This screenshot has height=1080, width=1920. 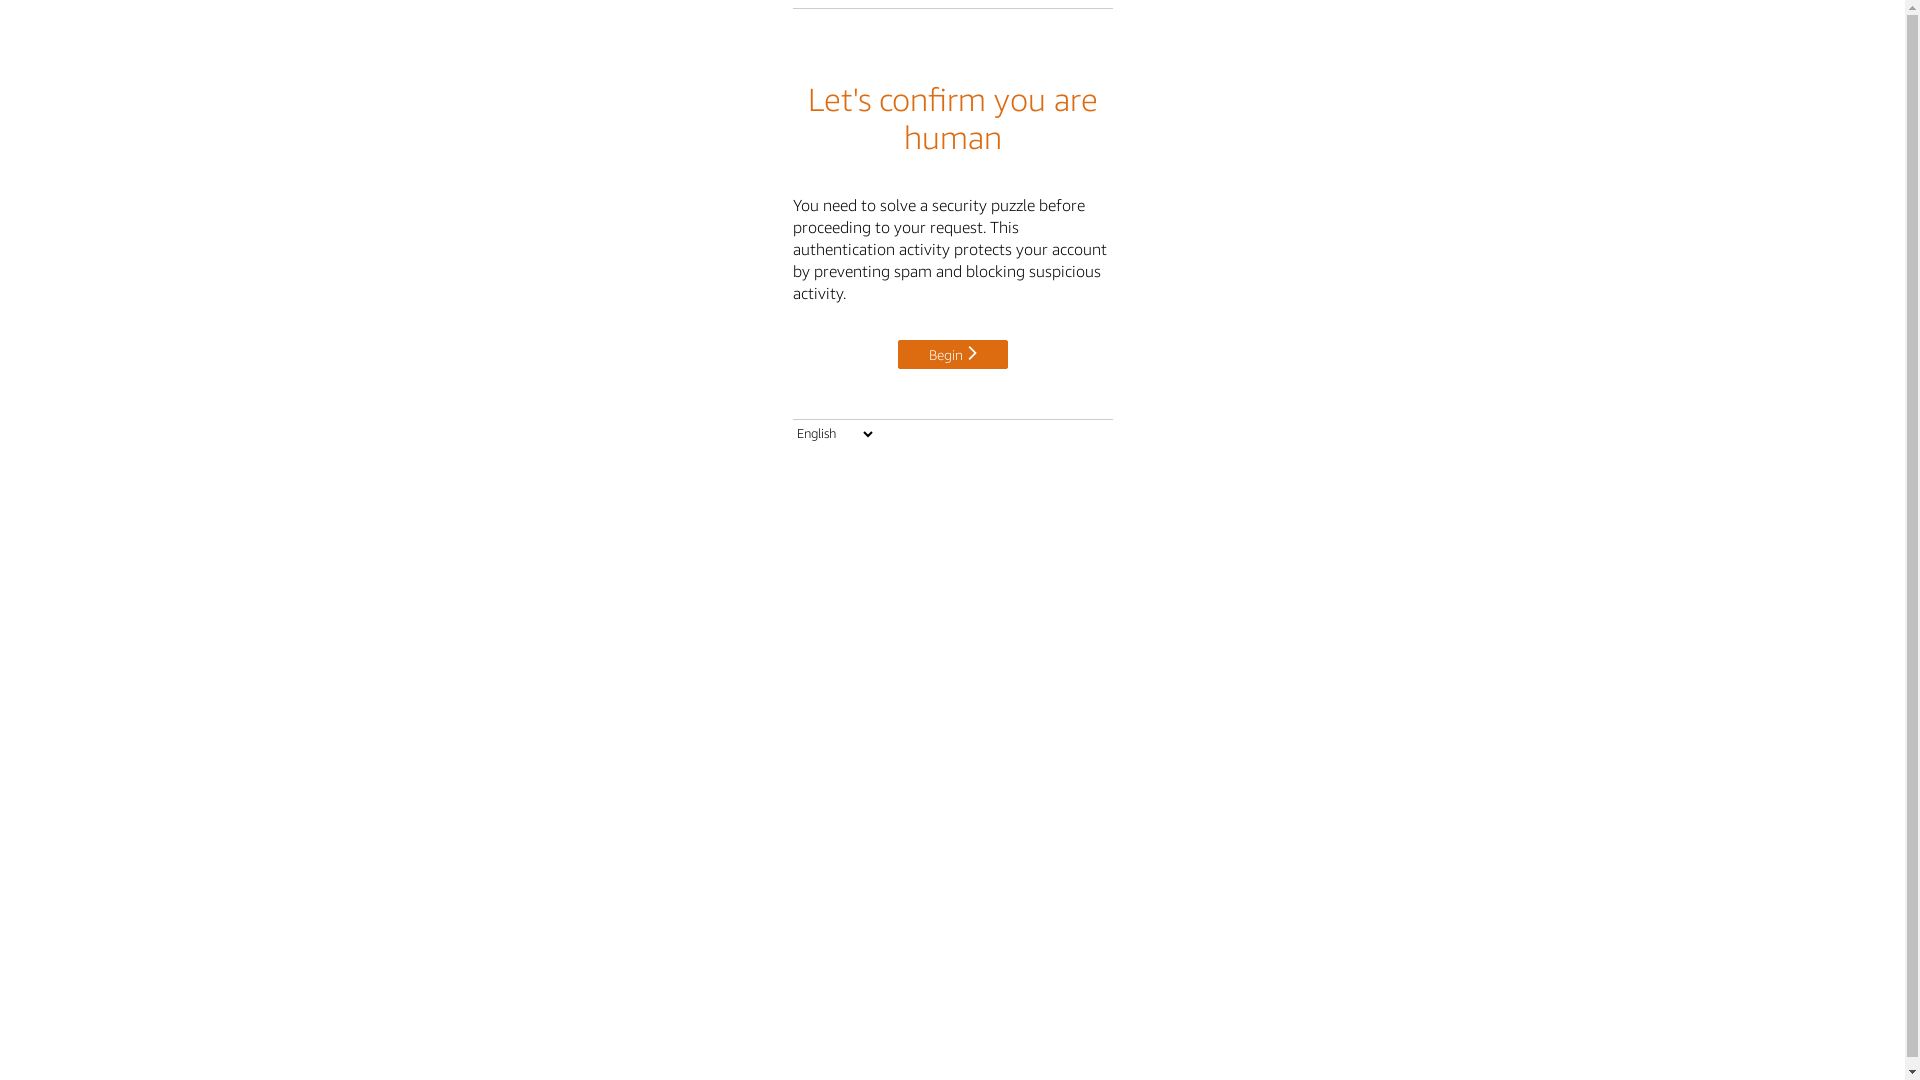 What do you see at coordinates (952, 353) in the screenshot?
I see `'Begin'` at bounding box center [952, 353].